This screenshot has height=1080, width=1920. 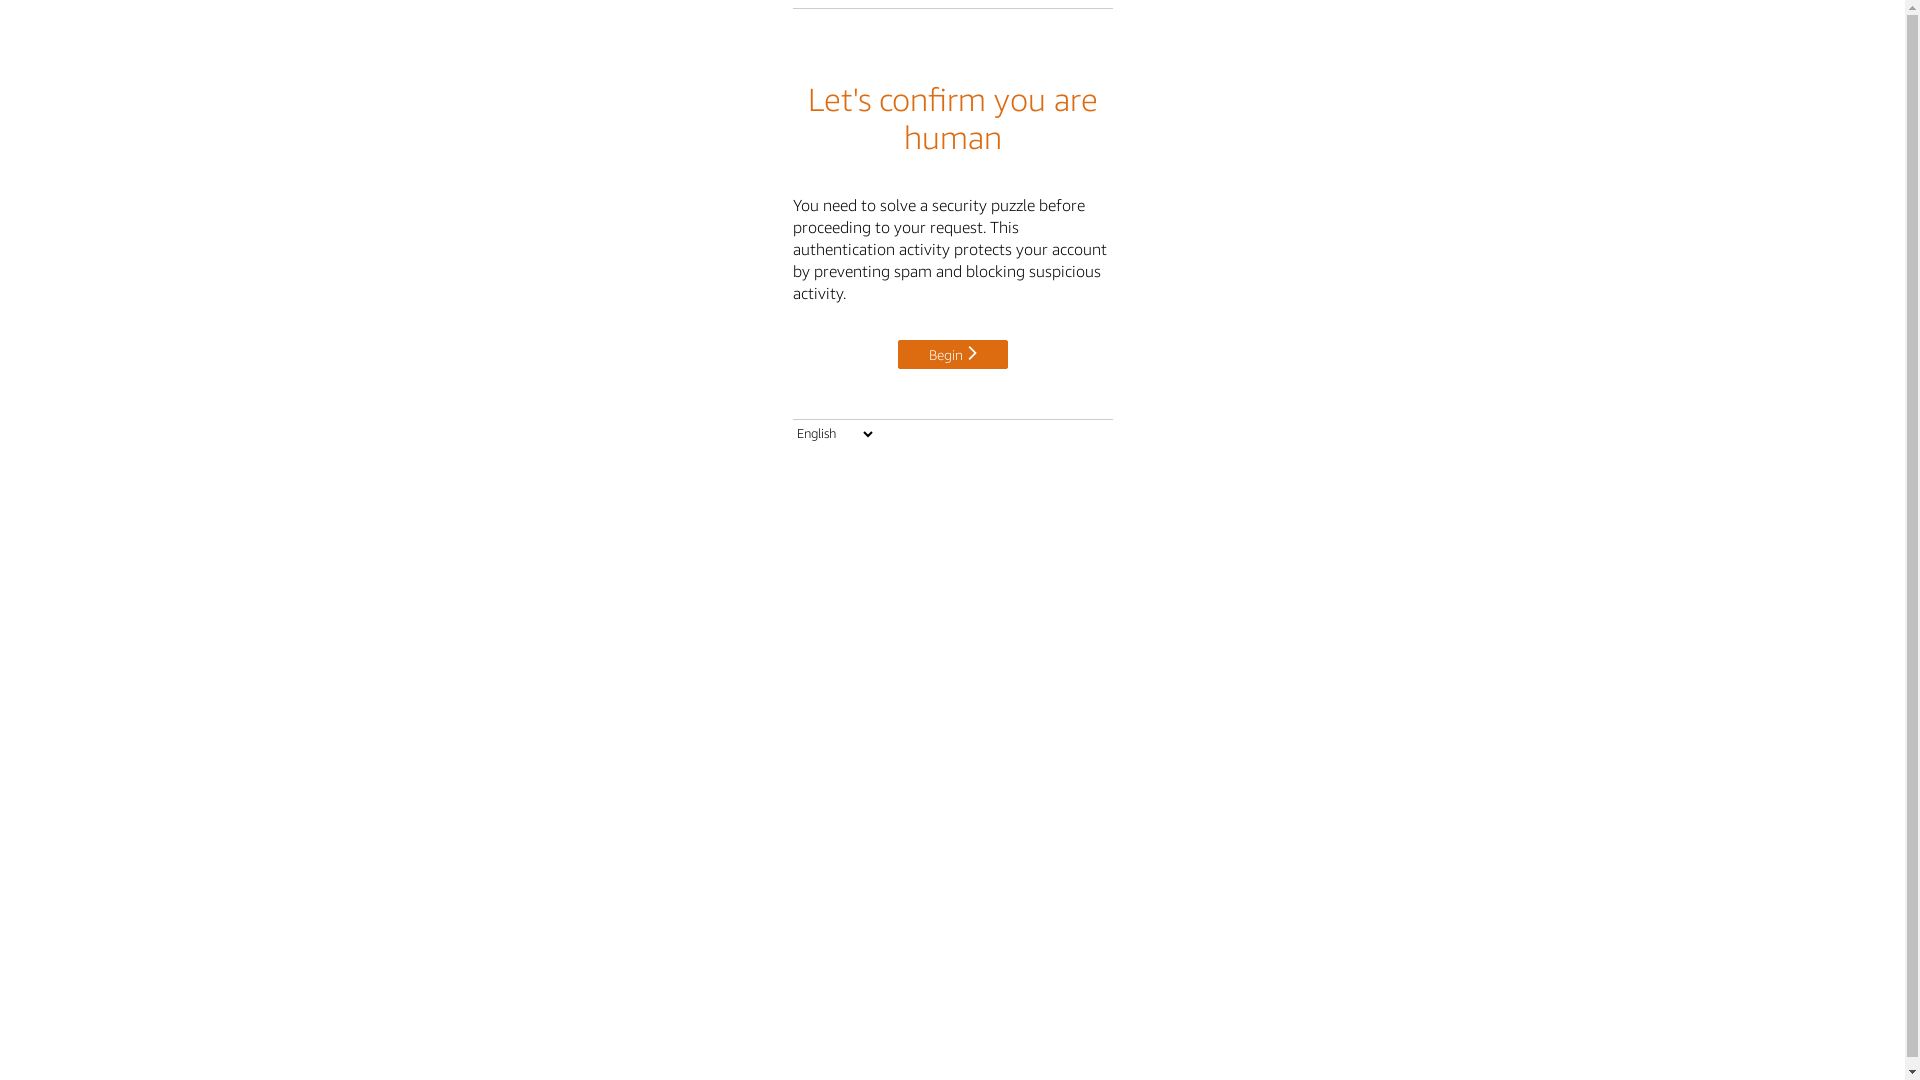 What do you see at coordinates (952, 353) in the screenshot?
I see `'Begin'` at bounding box center [952, 353].